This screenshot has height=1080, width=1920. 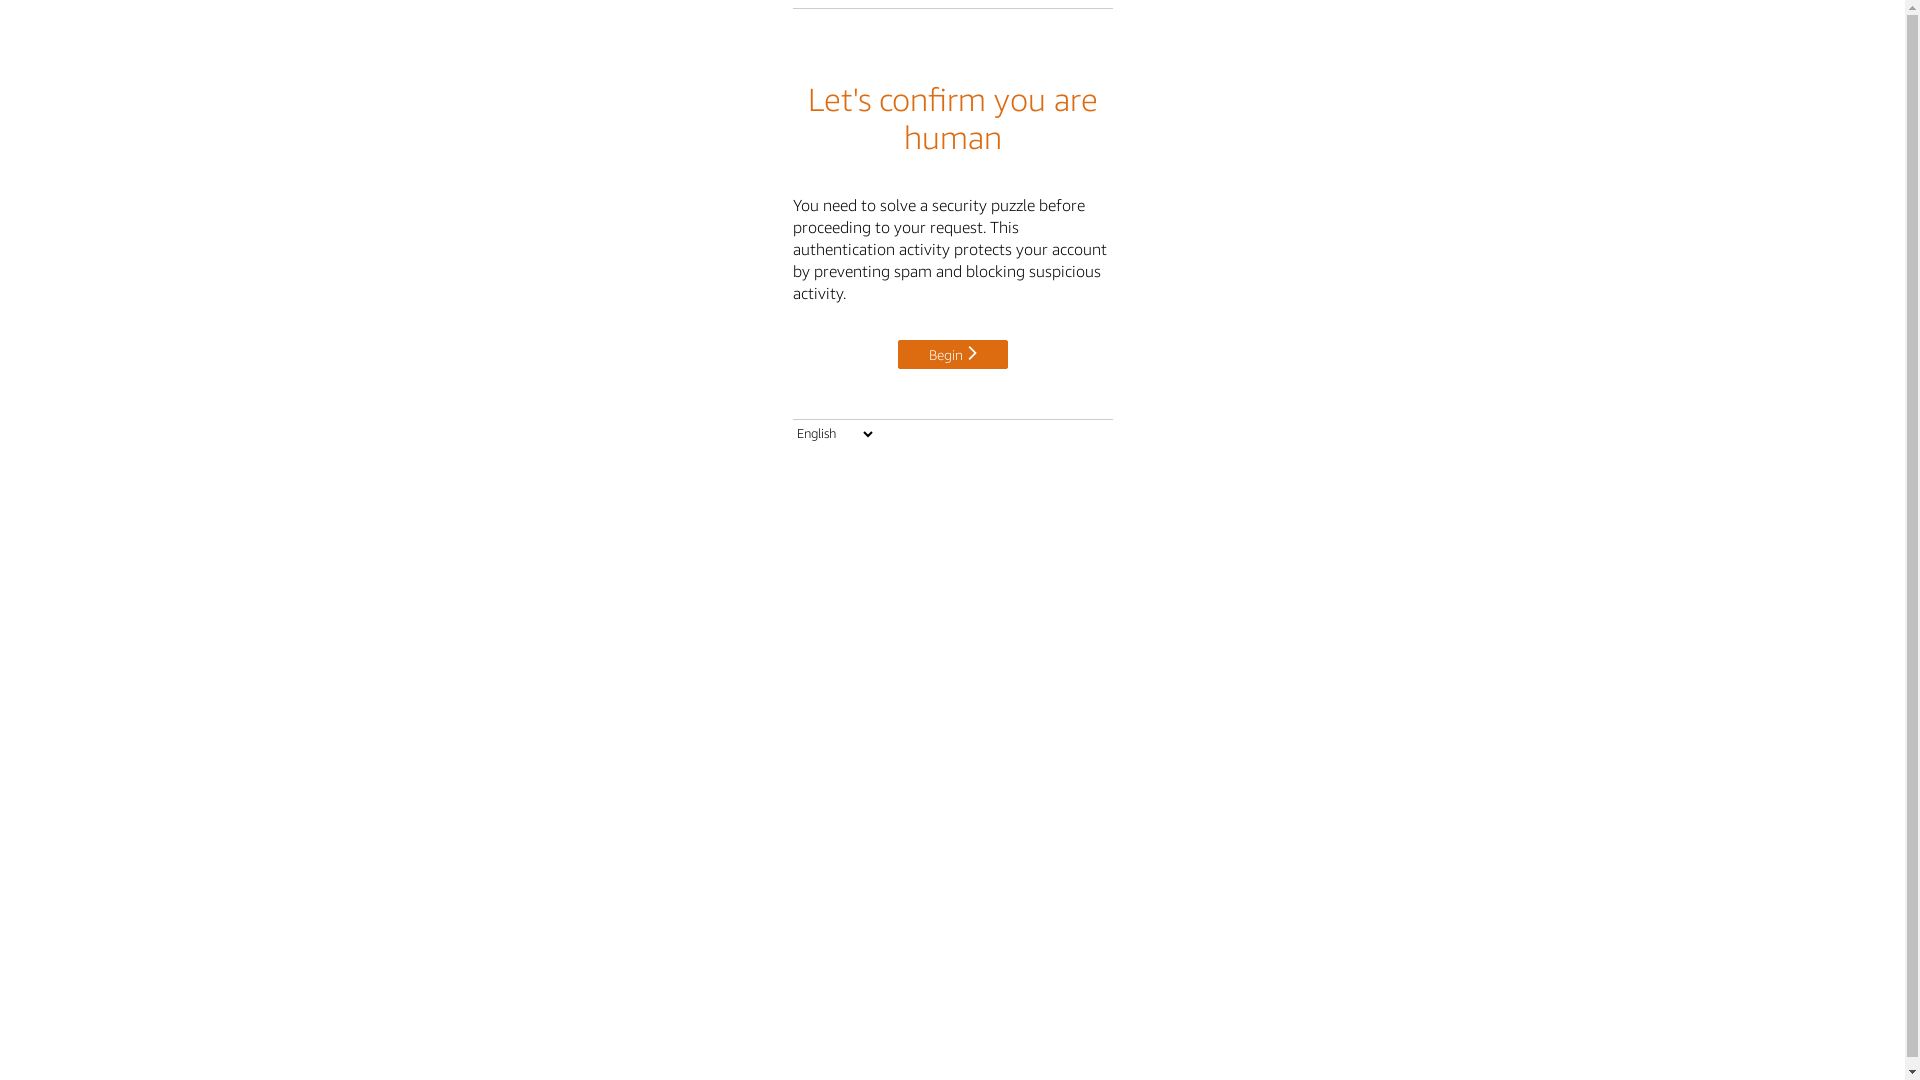 What do you see at coordinates (952, 353) in the screenshot?
I see `'Begin'` at bounding box center [952, 353].